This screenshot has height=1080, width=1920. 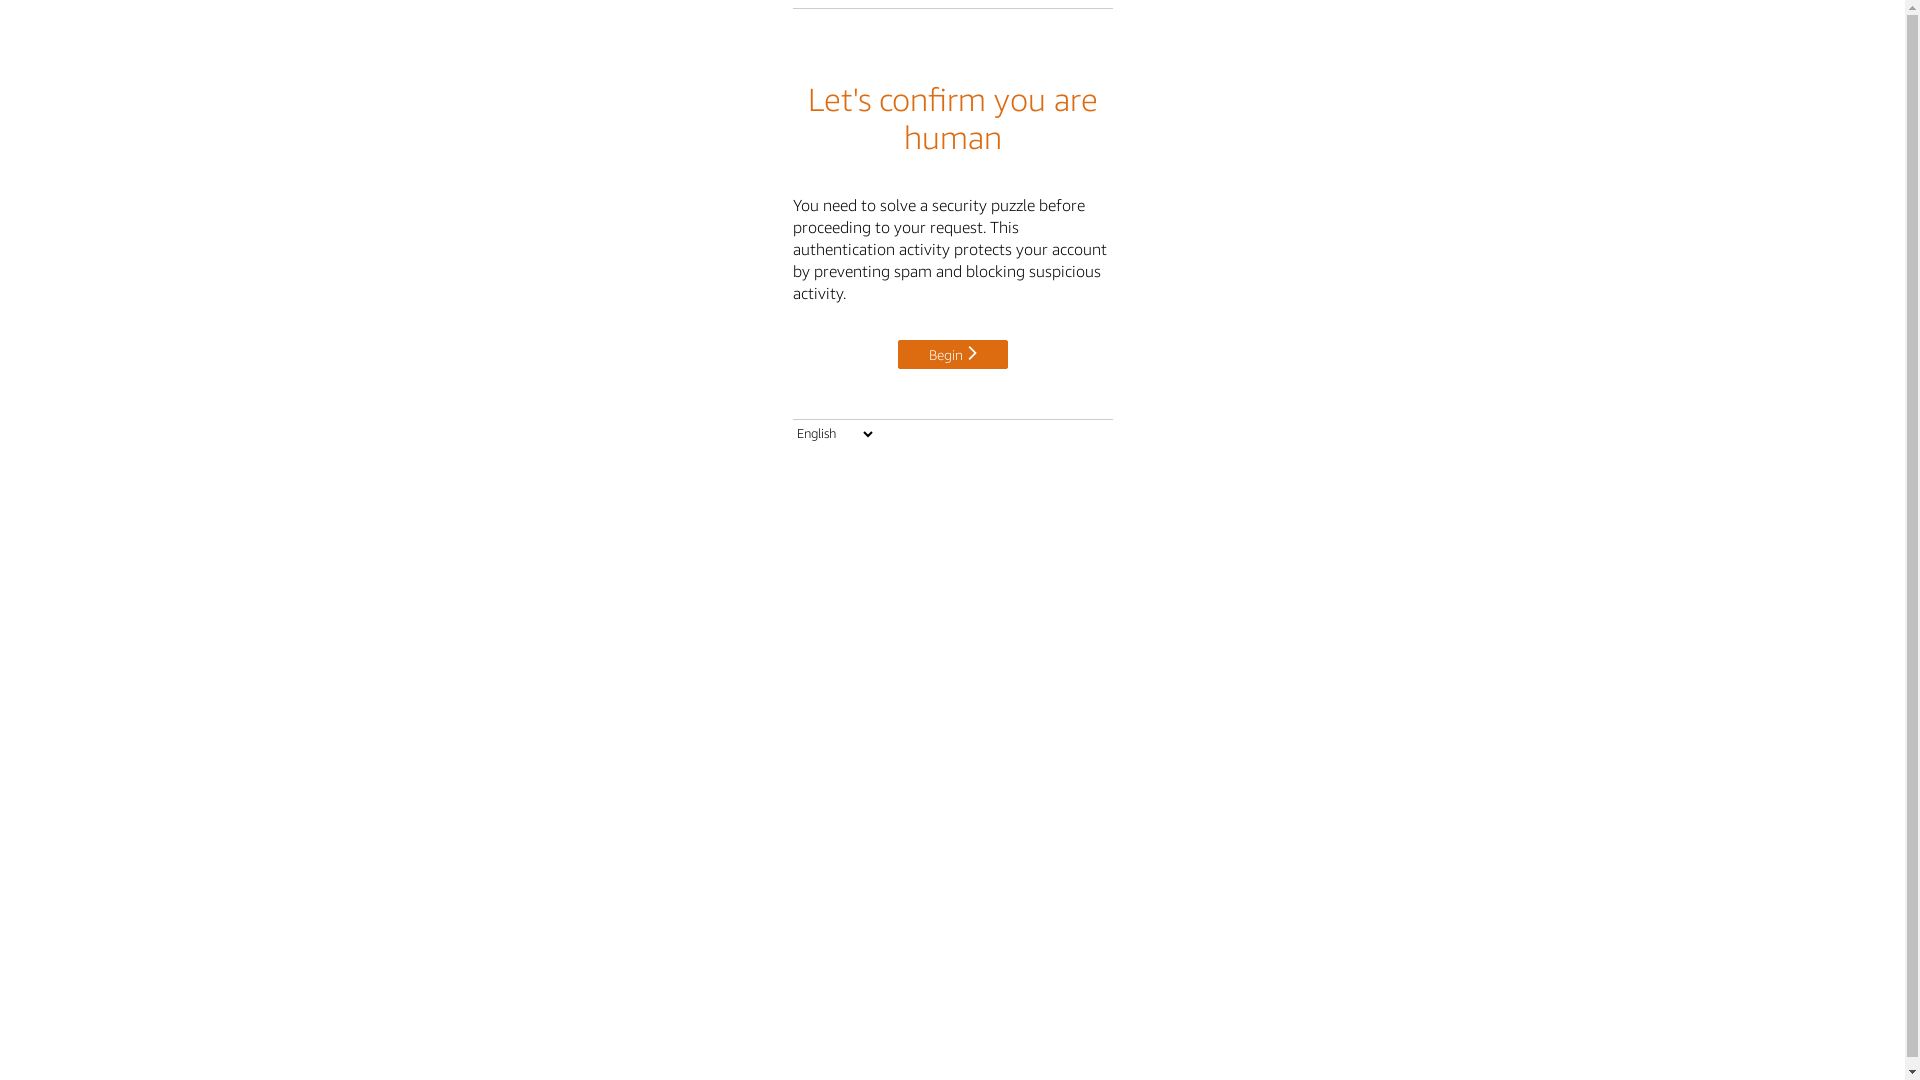 What do you see at coordinates (952, 353) in the screenshot?
I see `'Begin'` at bounding box center [952, 353].